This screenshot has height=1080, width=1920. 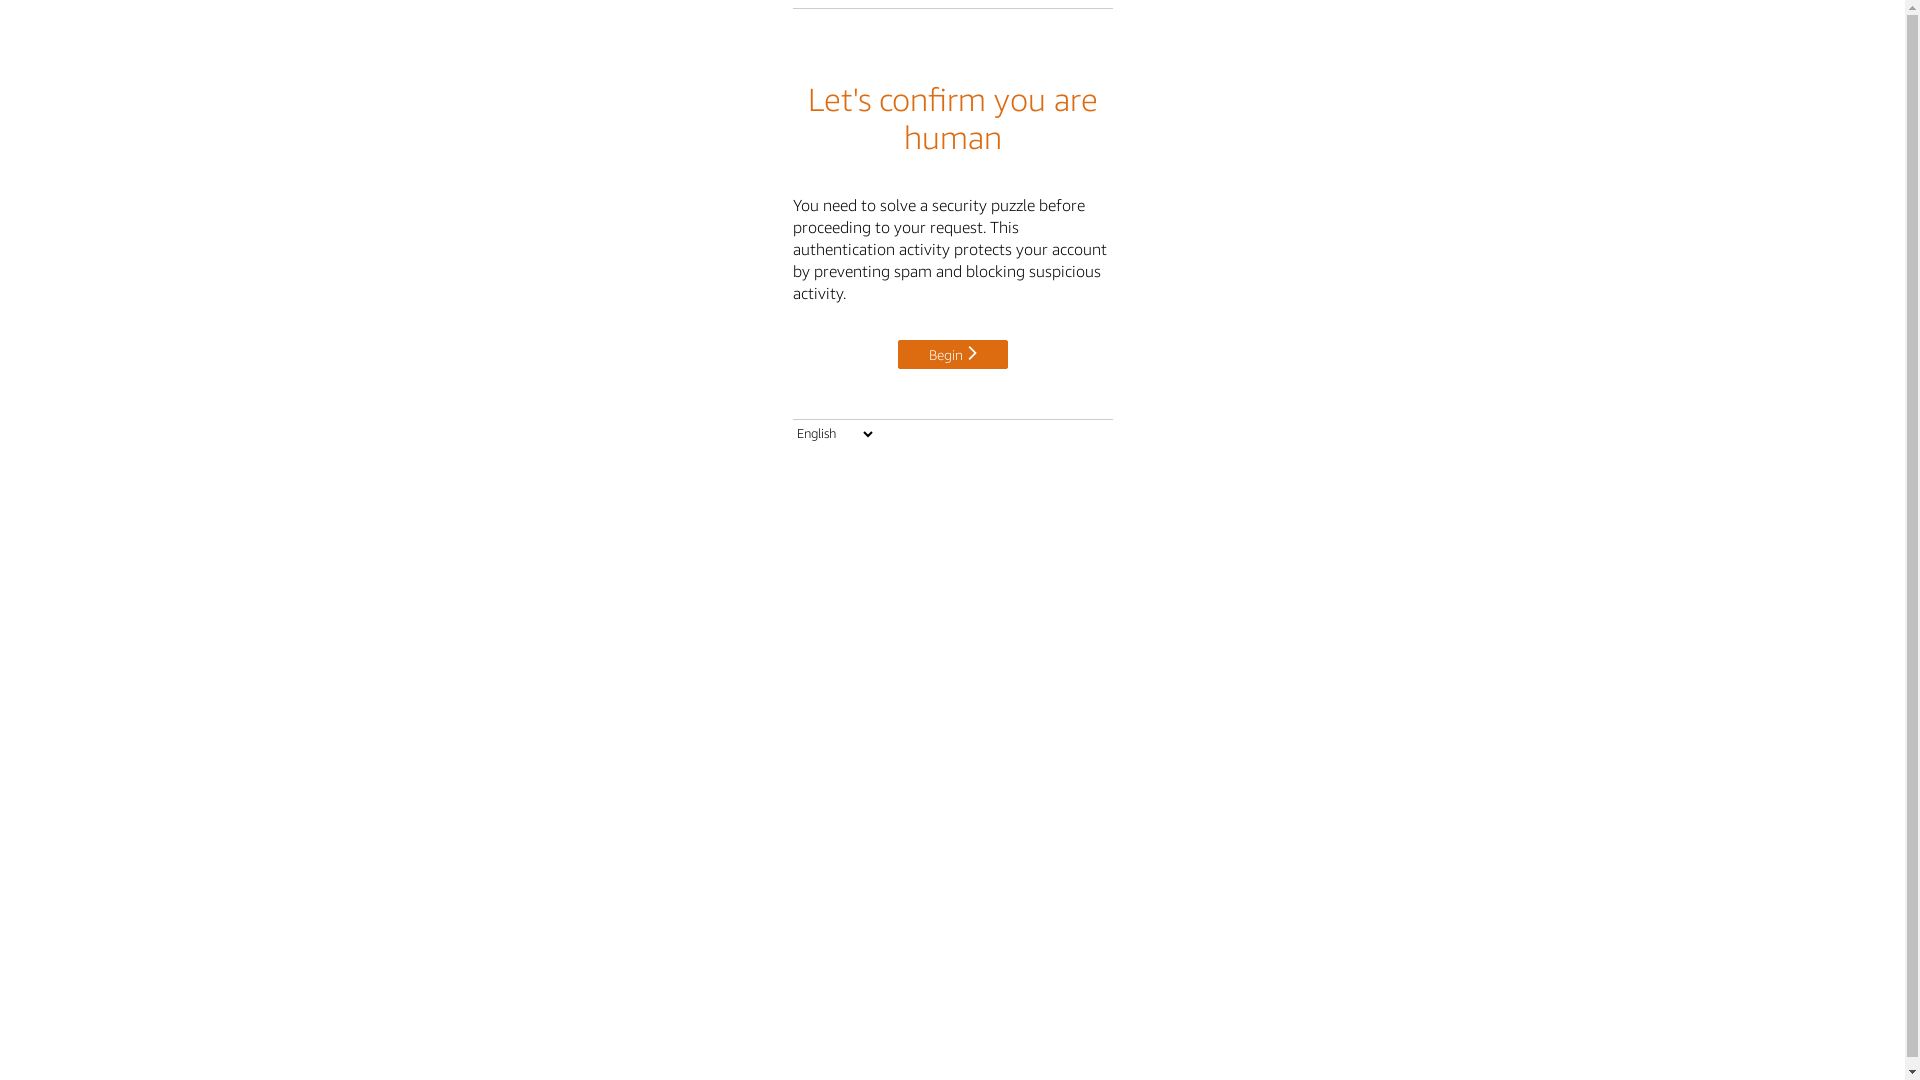 What do you see at coordinates (952, 353) in the screenshot?
I see `'Begin'` at bounding box center [952, 353].